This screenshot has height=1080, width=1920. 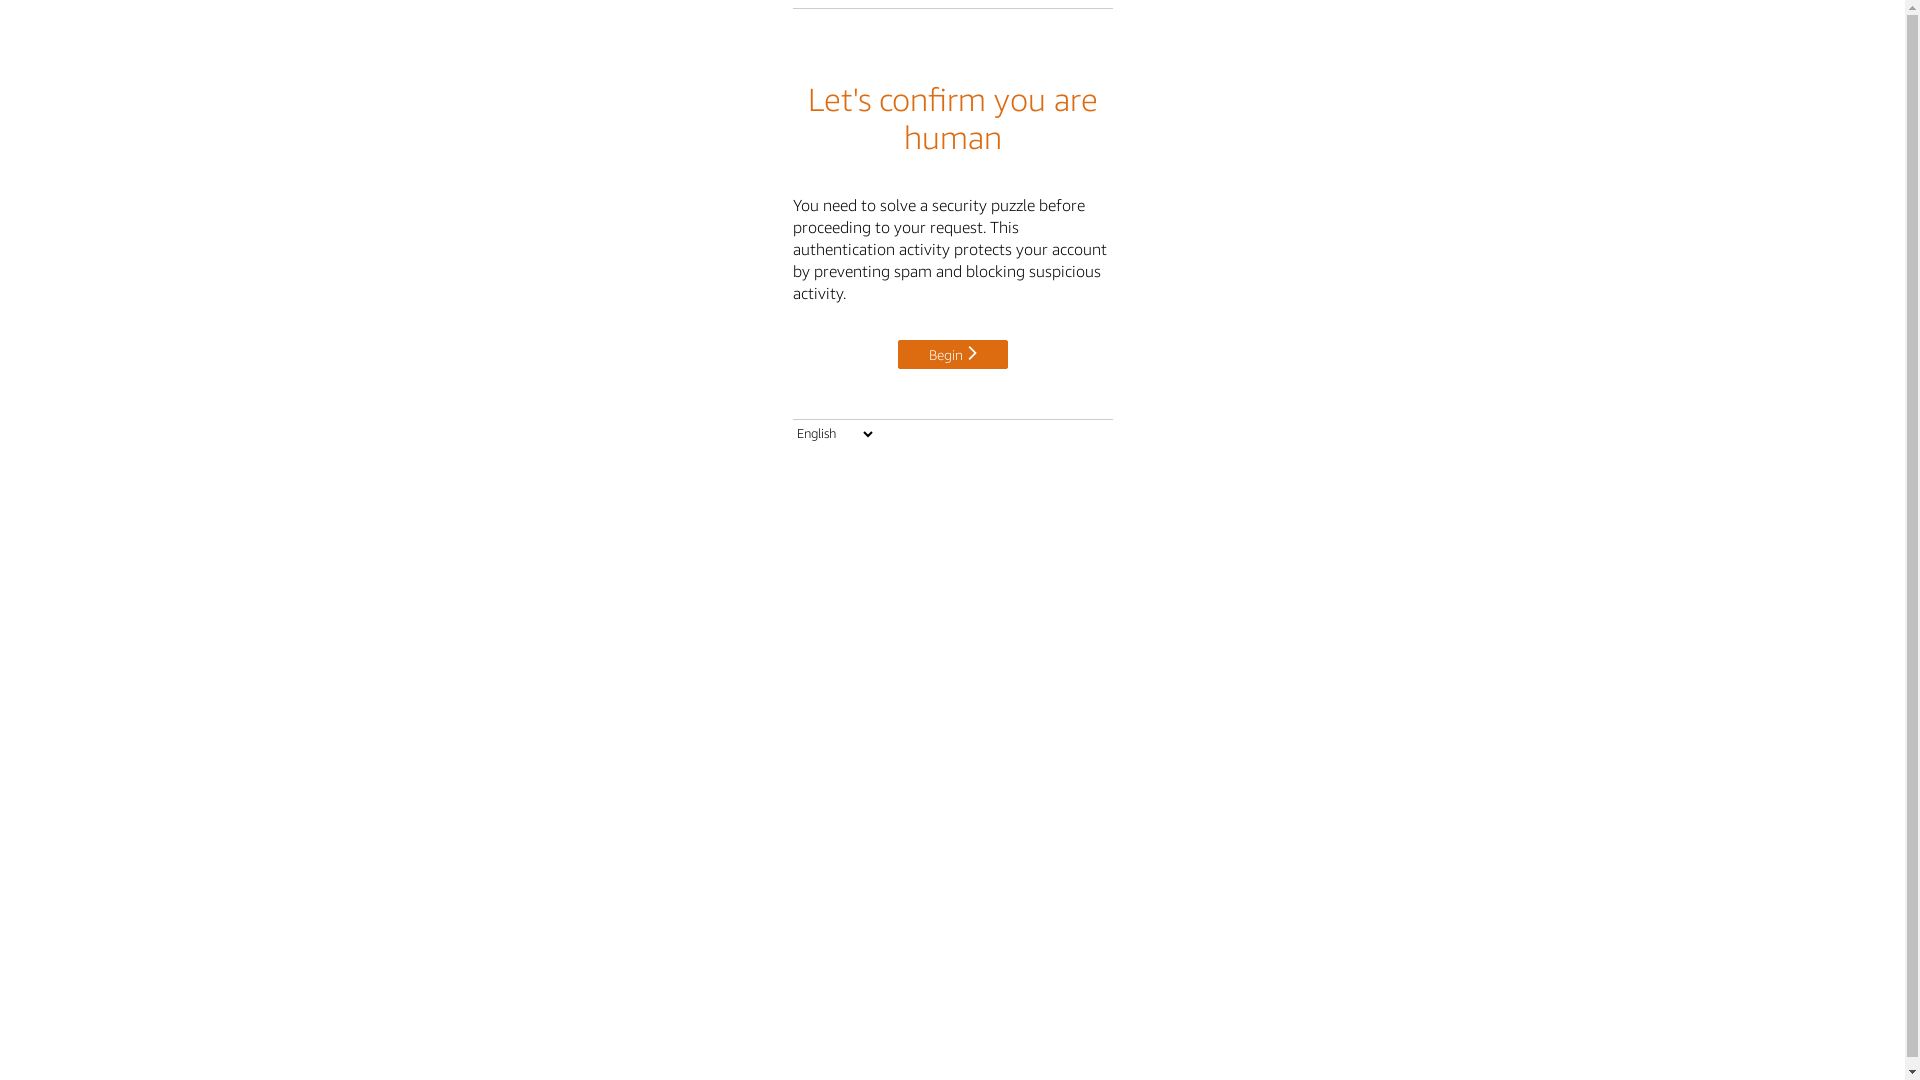 What do you see at coordinates (952, 353) in the screenshot?
I see `'Begin'` at bounding box center [952, 353].